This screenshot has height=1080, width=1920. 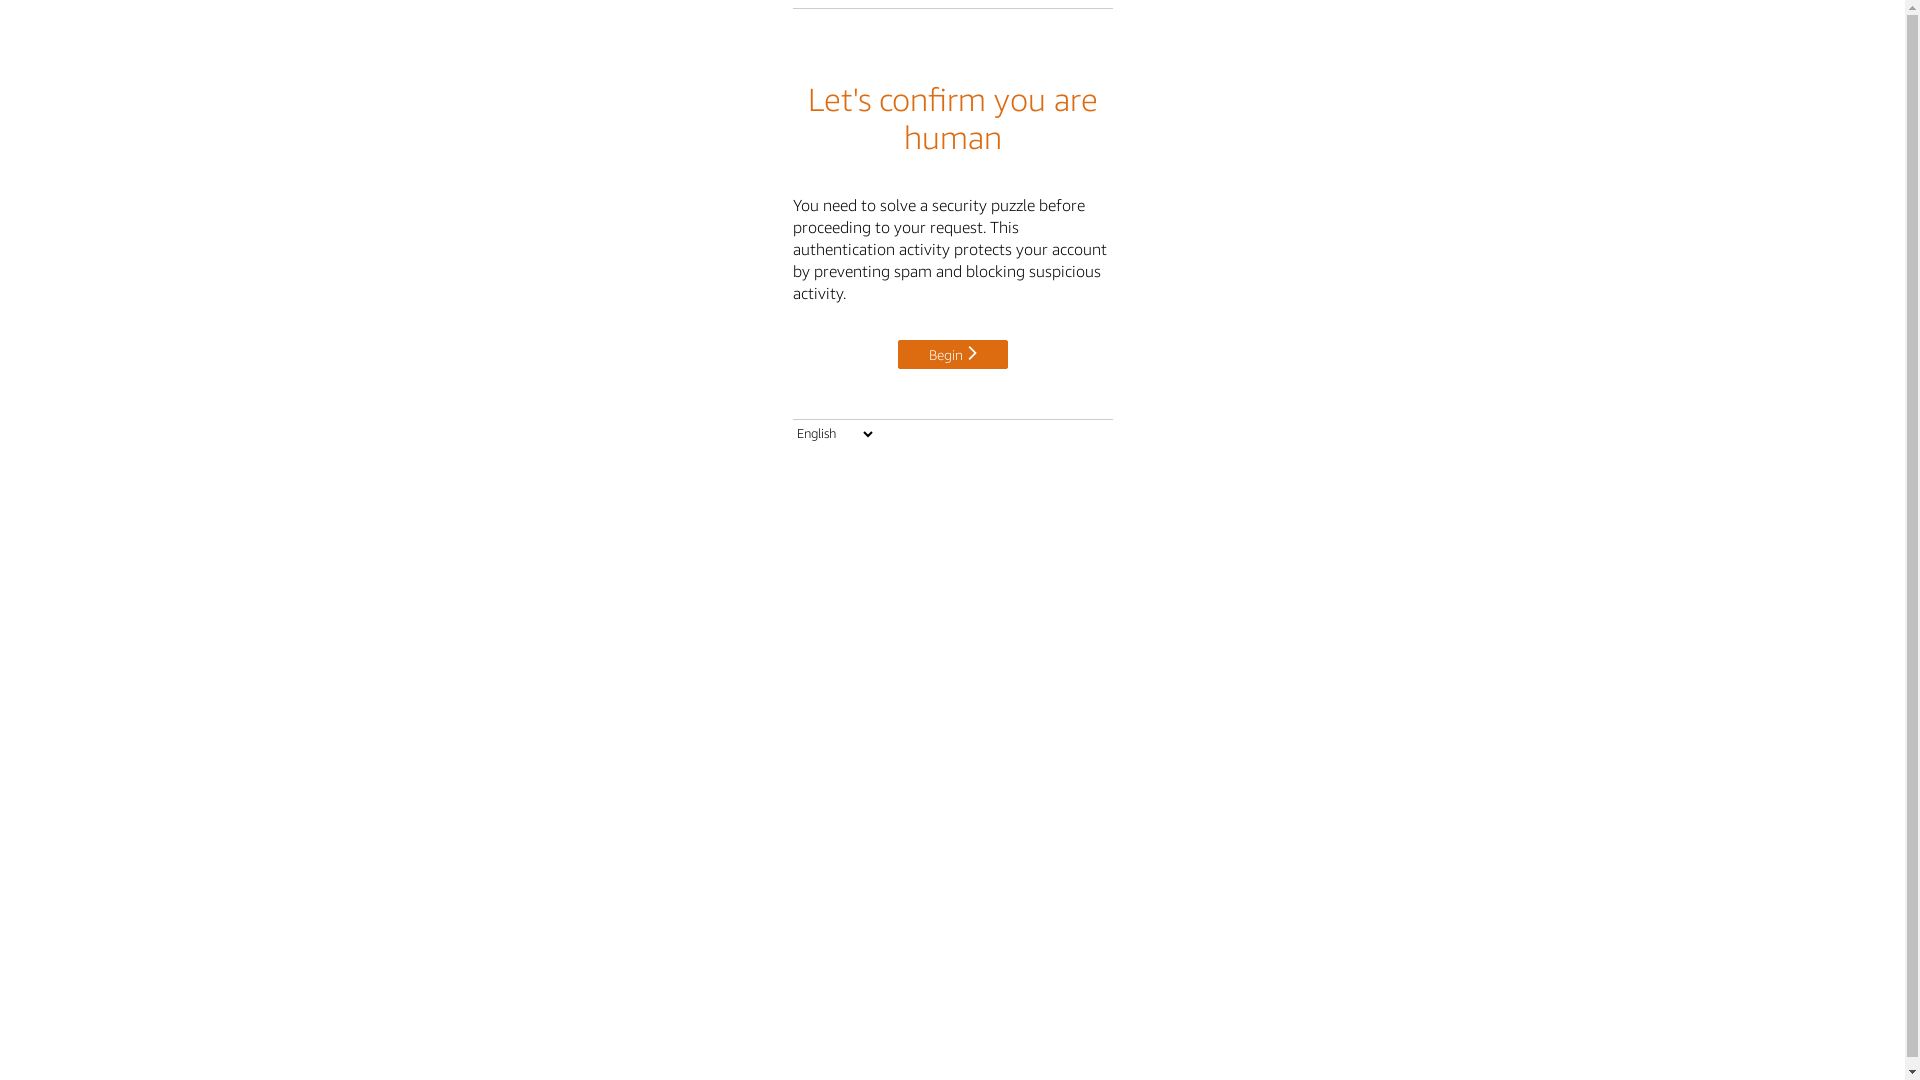 What do you see at coordinates (952, 353) in the screenshot?
I see `'Begin'` at bounding box center [952, 353].